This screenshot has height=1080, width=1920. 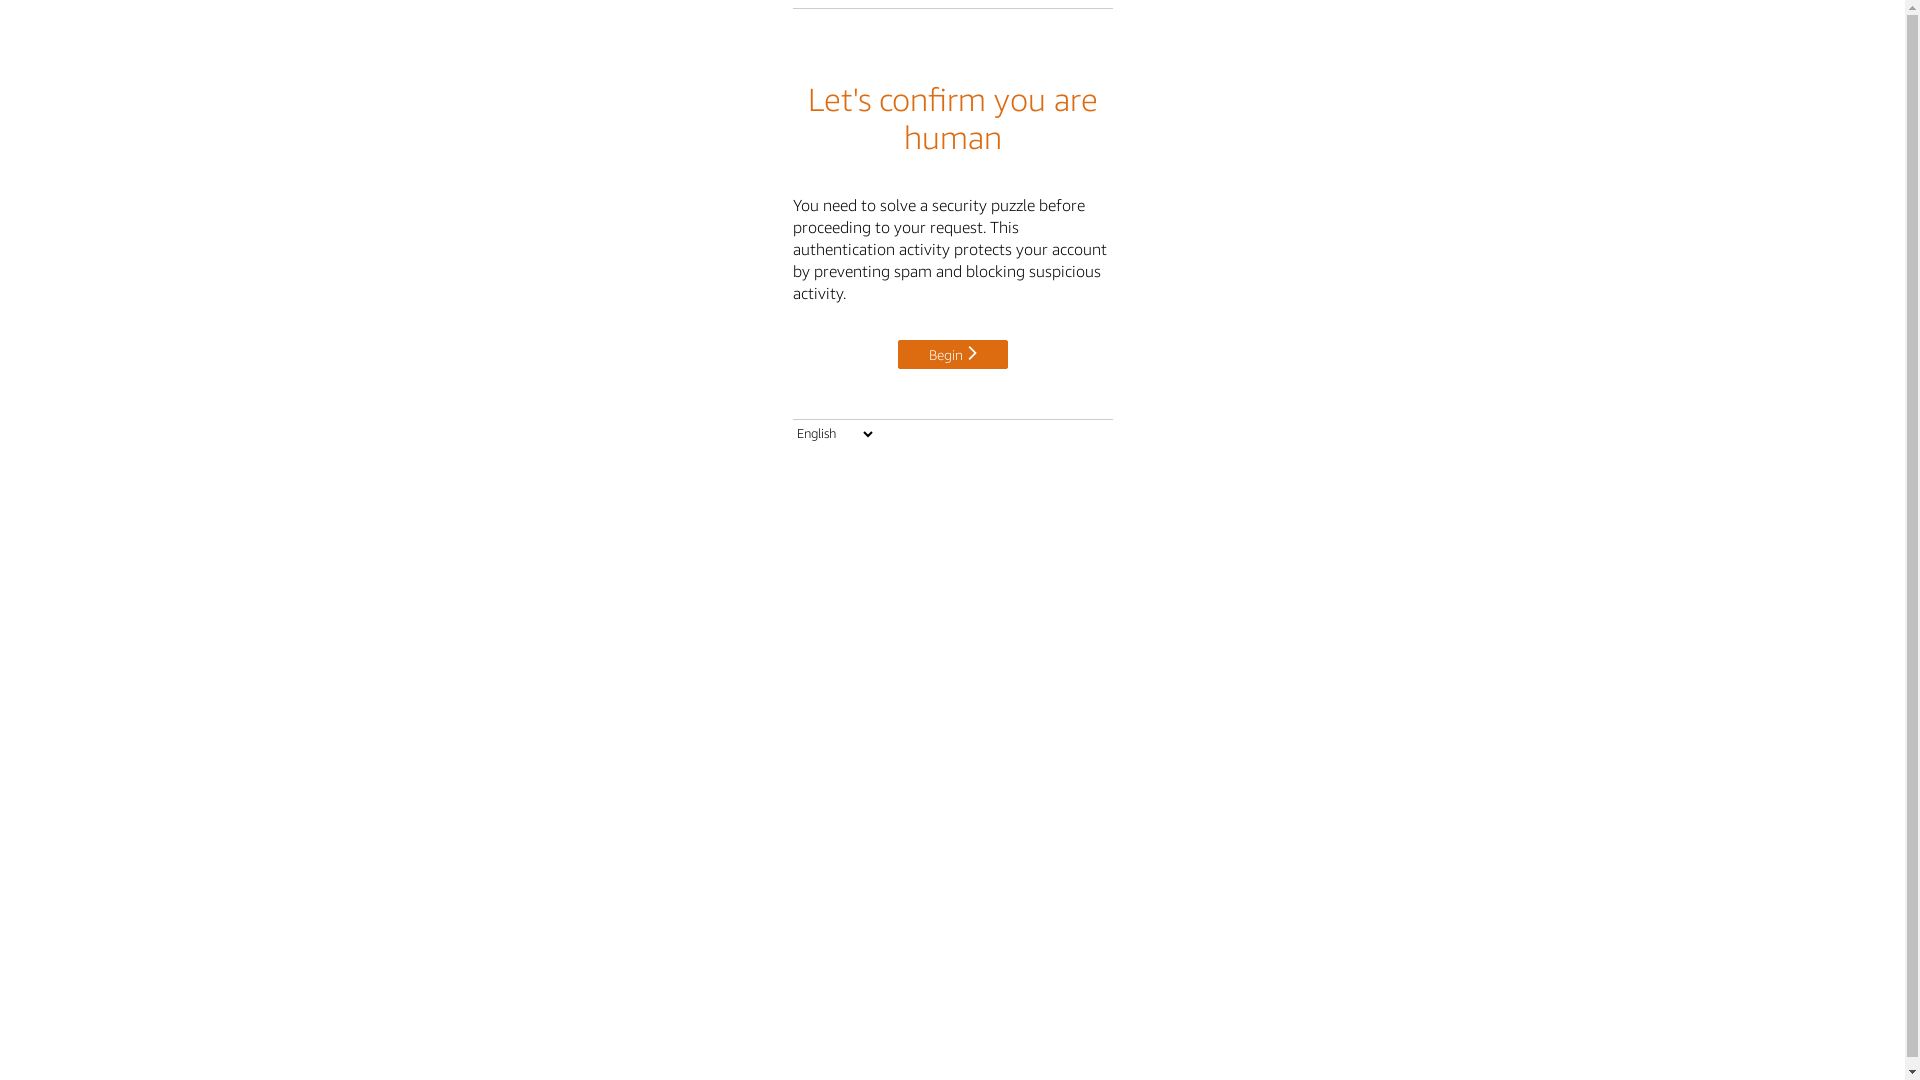 What do you see at coordinates (952, 353) in the screenshot?
I see `'Begin'` at bounding box center [952, 353].